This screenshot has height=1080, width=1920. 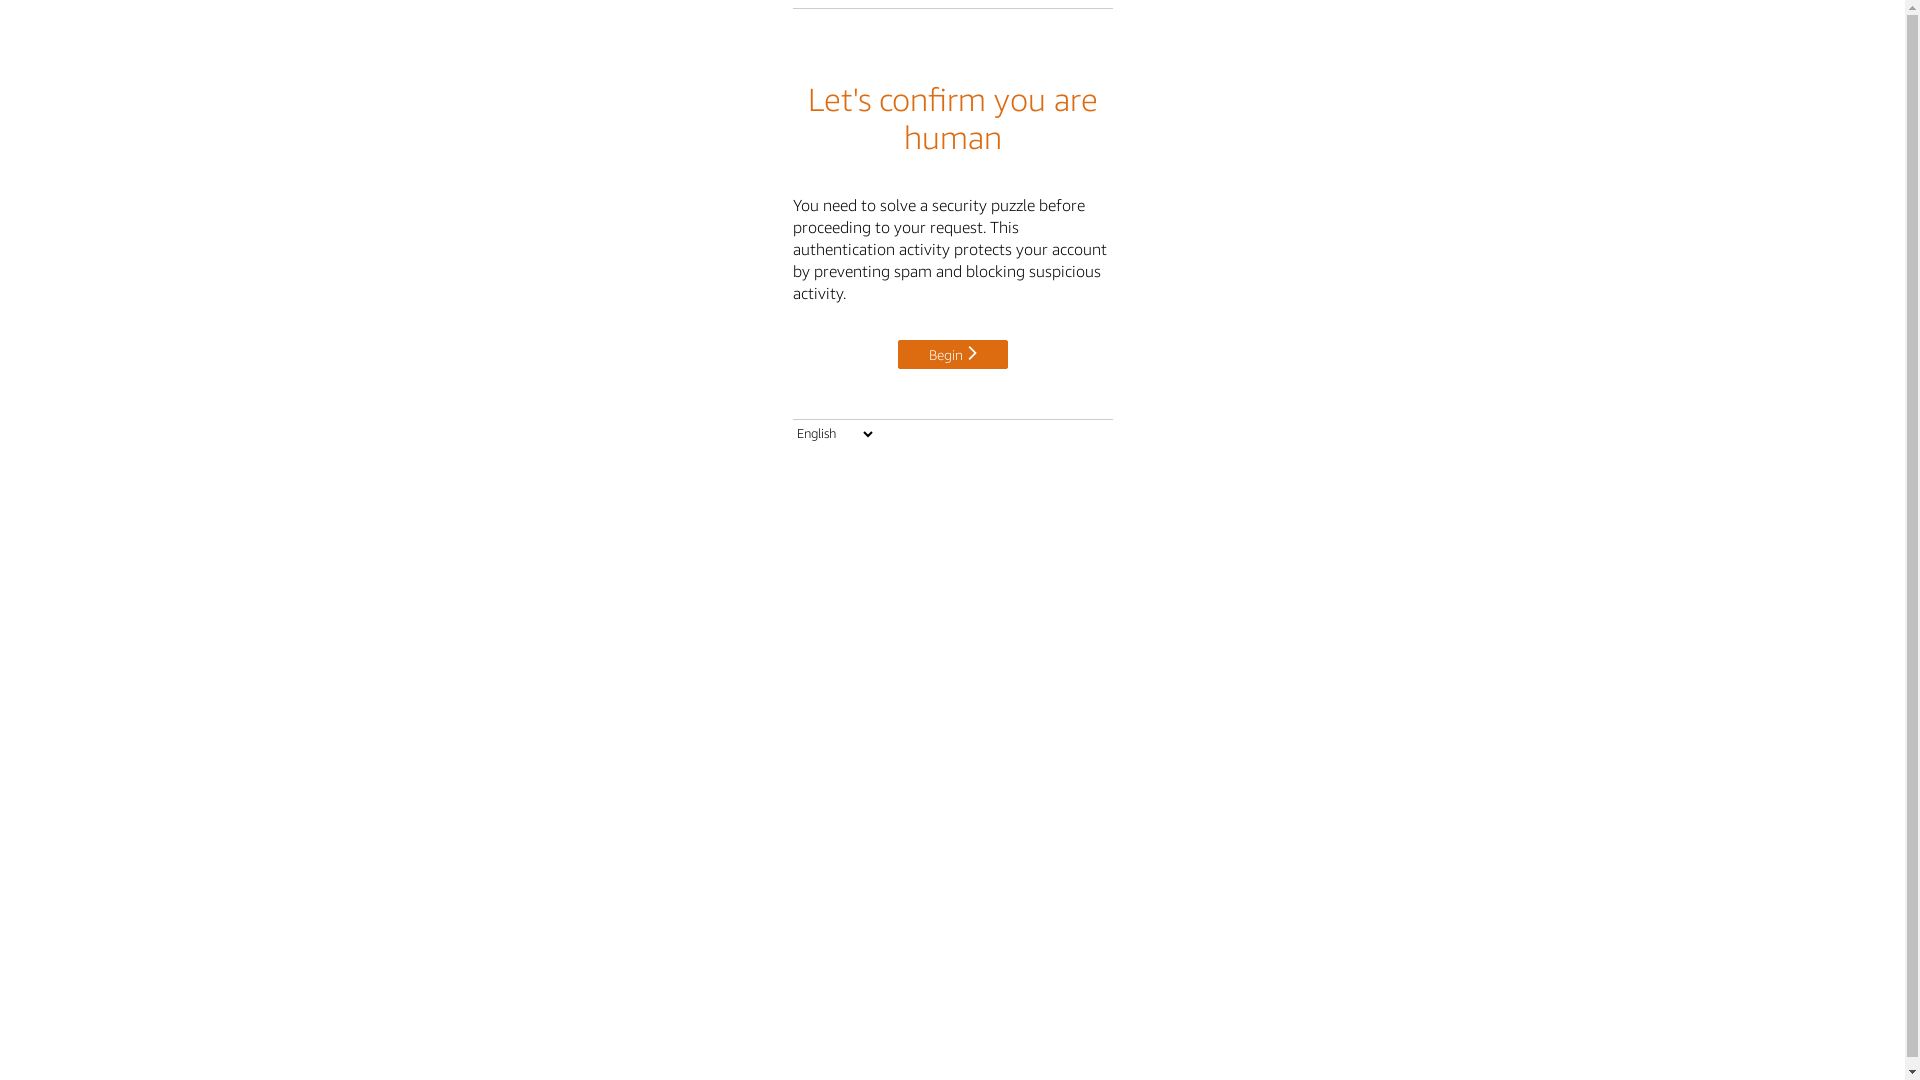 What do you see at coordinates (952, 353) in the screenshot?
I see `'Begin'` at bounding box center [952, 353].